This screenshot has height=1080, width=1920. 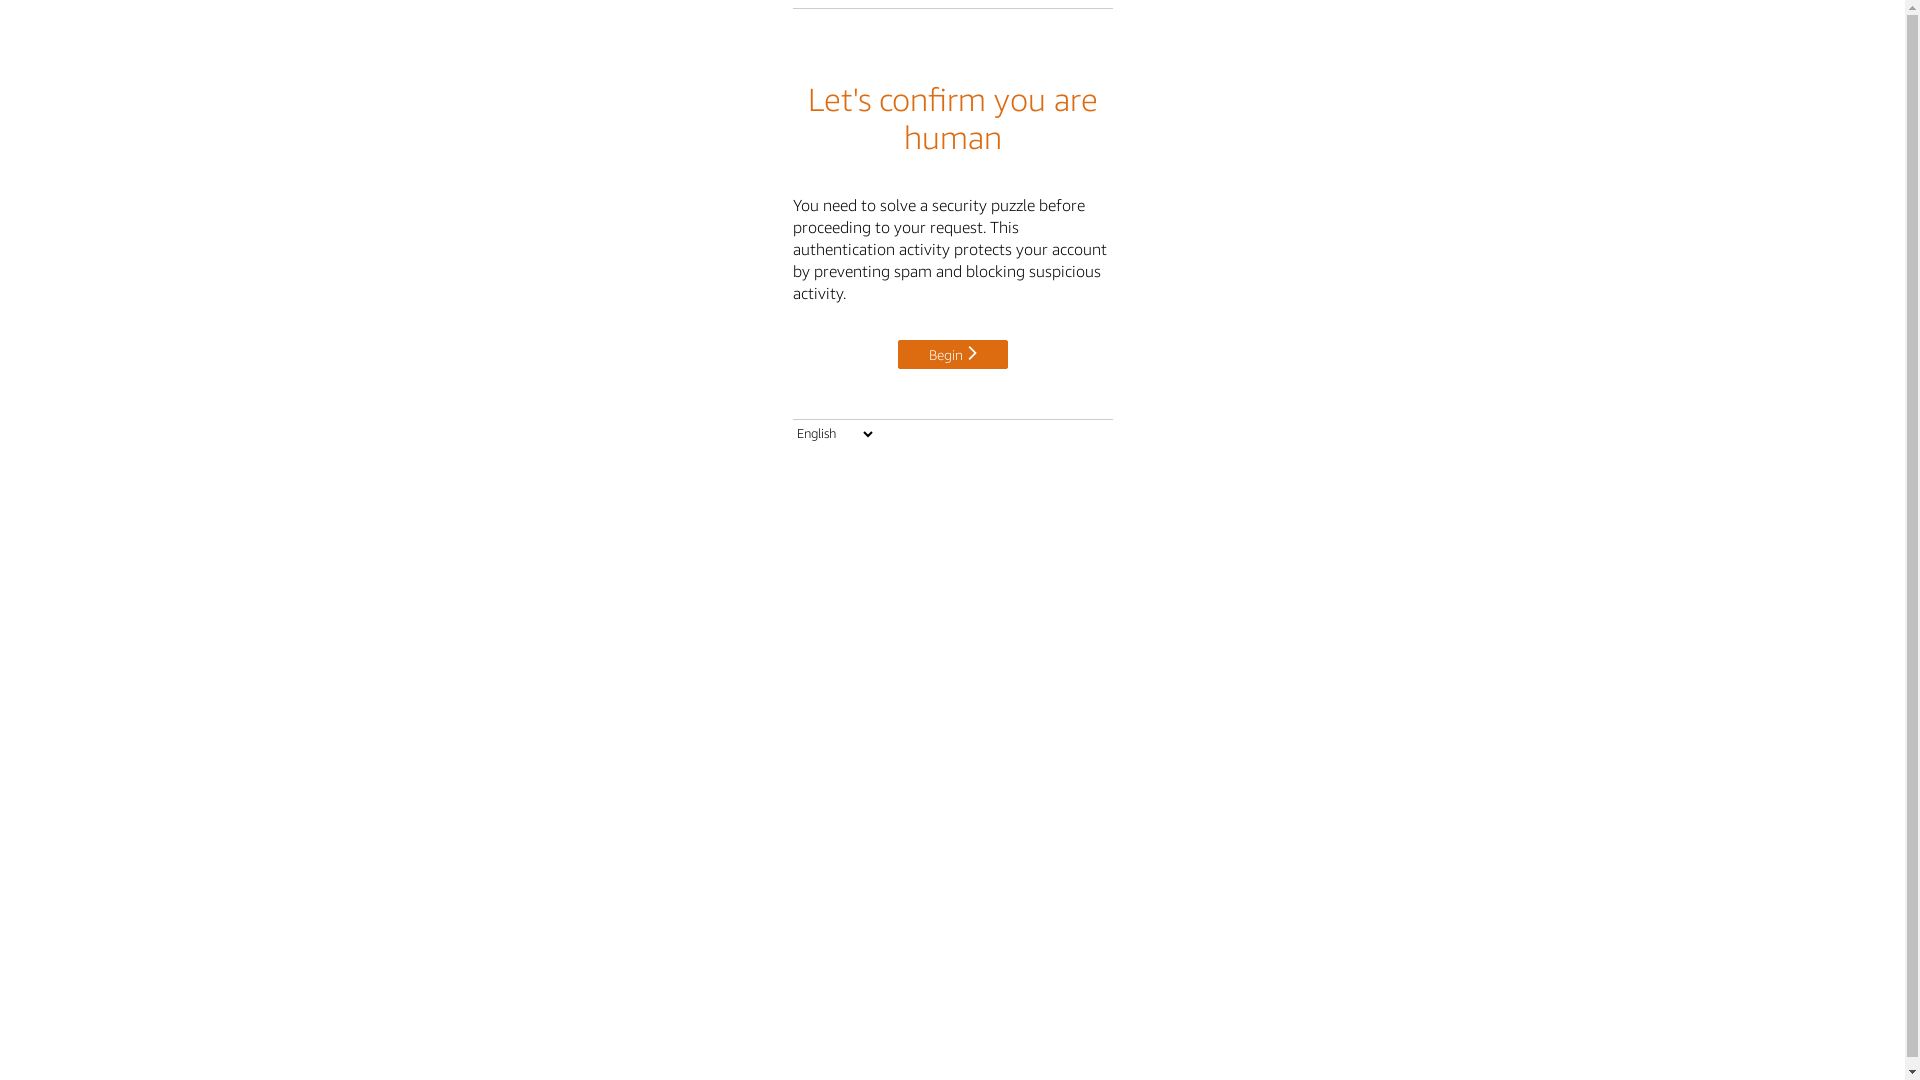 What do you see at coordinates (952, 353) in the screenshot?
I see `'Begin'` at bounding box center [952, 353].